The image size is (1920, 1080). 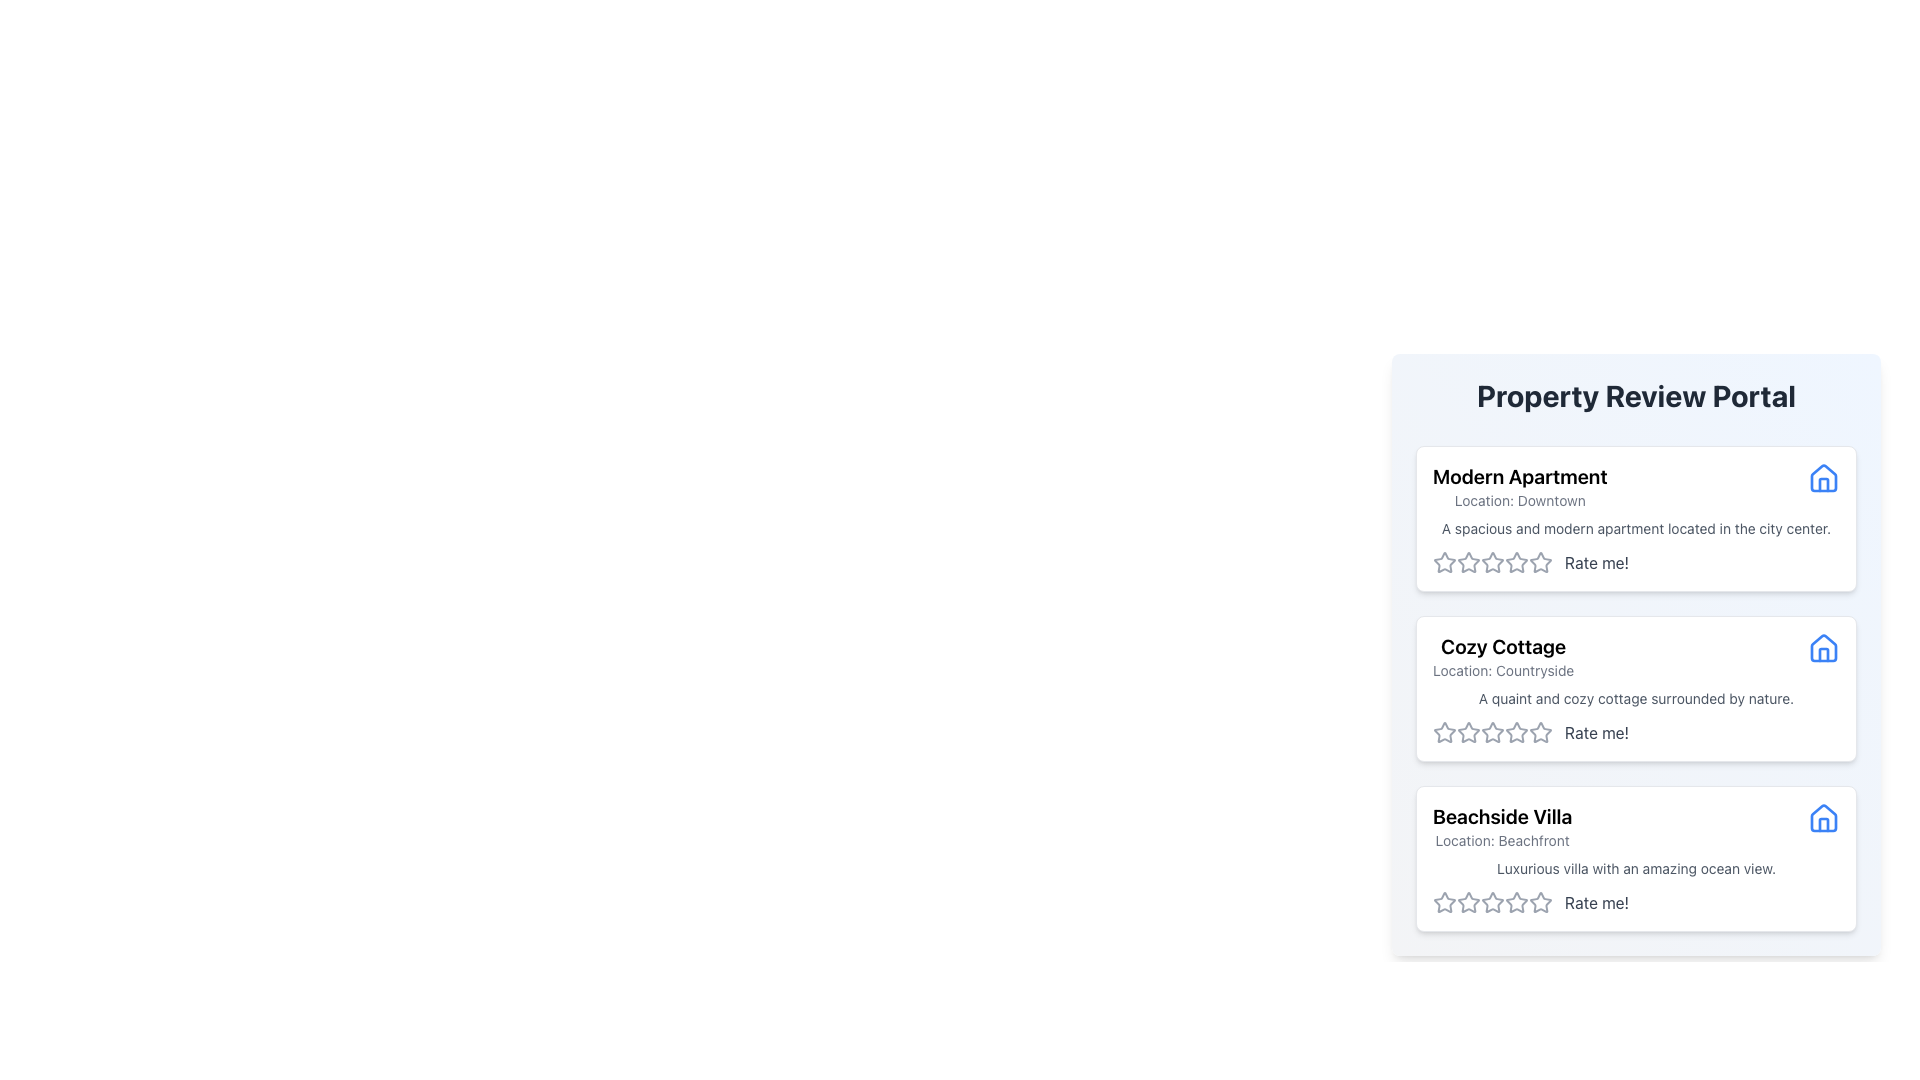 I want to click on the first star icon in the rating system under the 'Modern Apartment' section, so click(x=1444, y=562).